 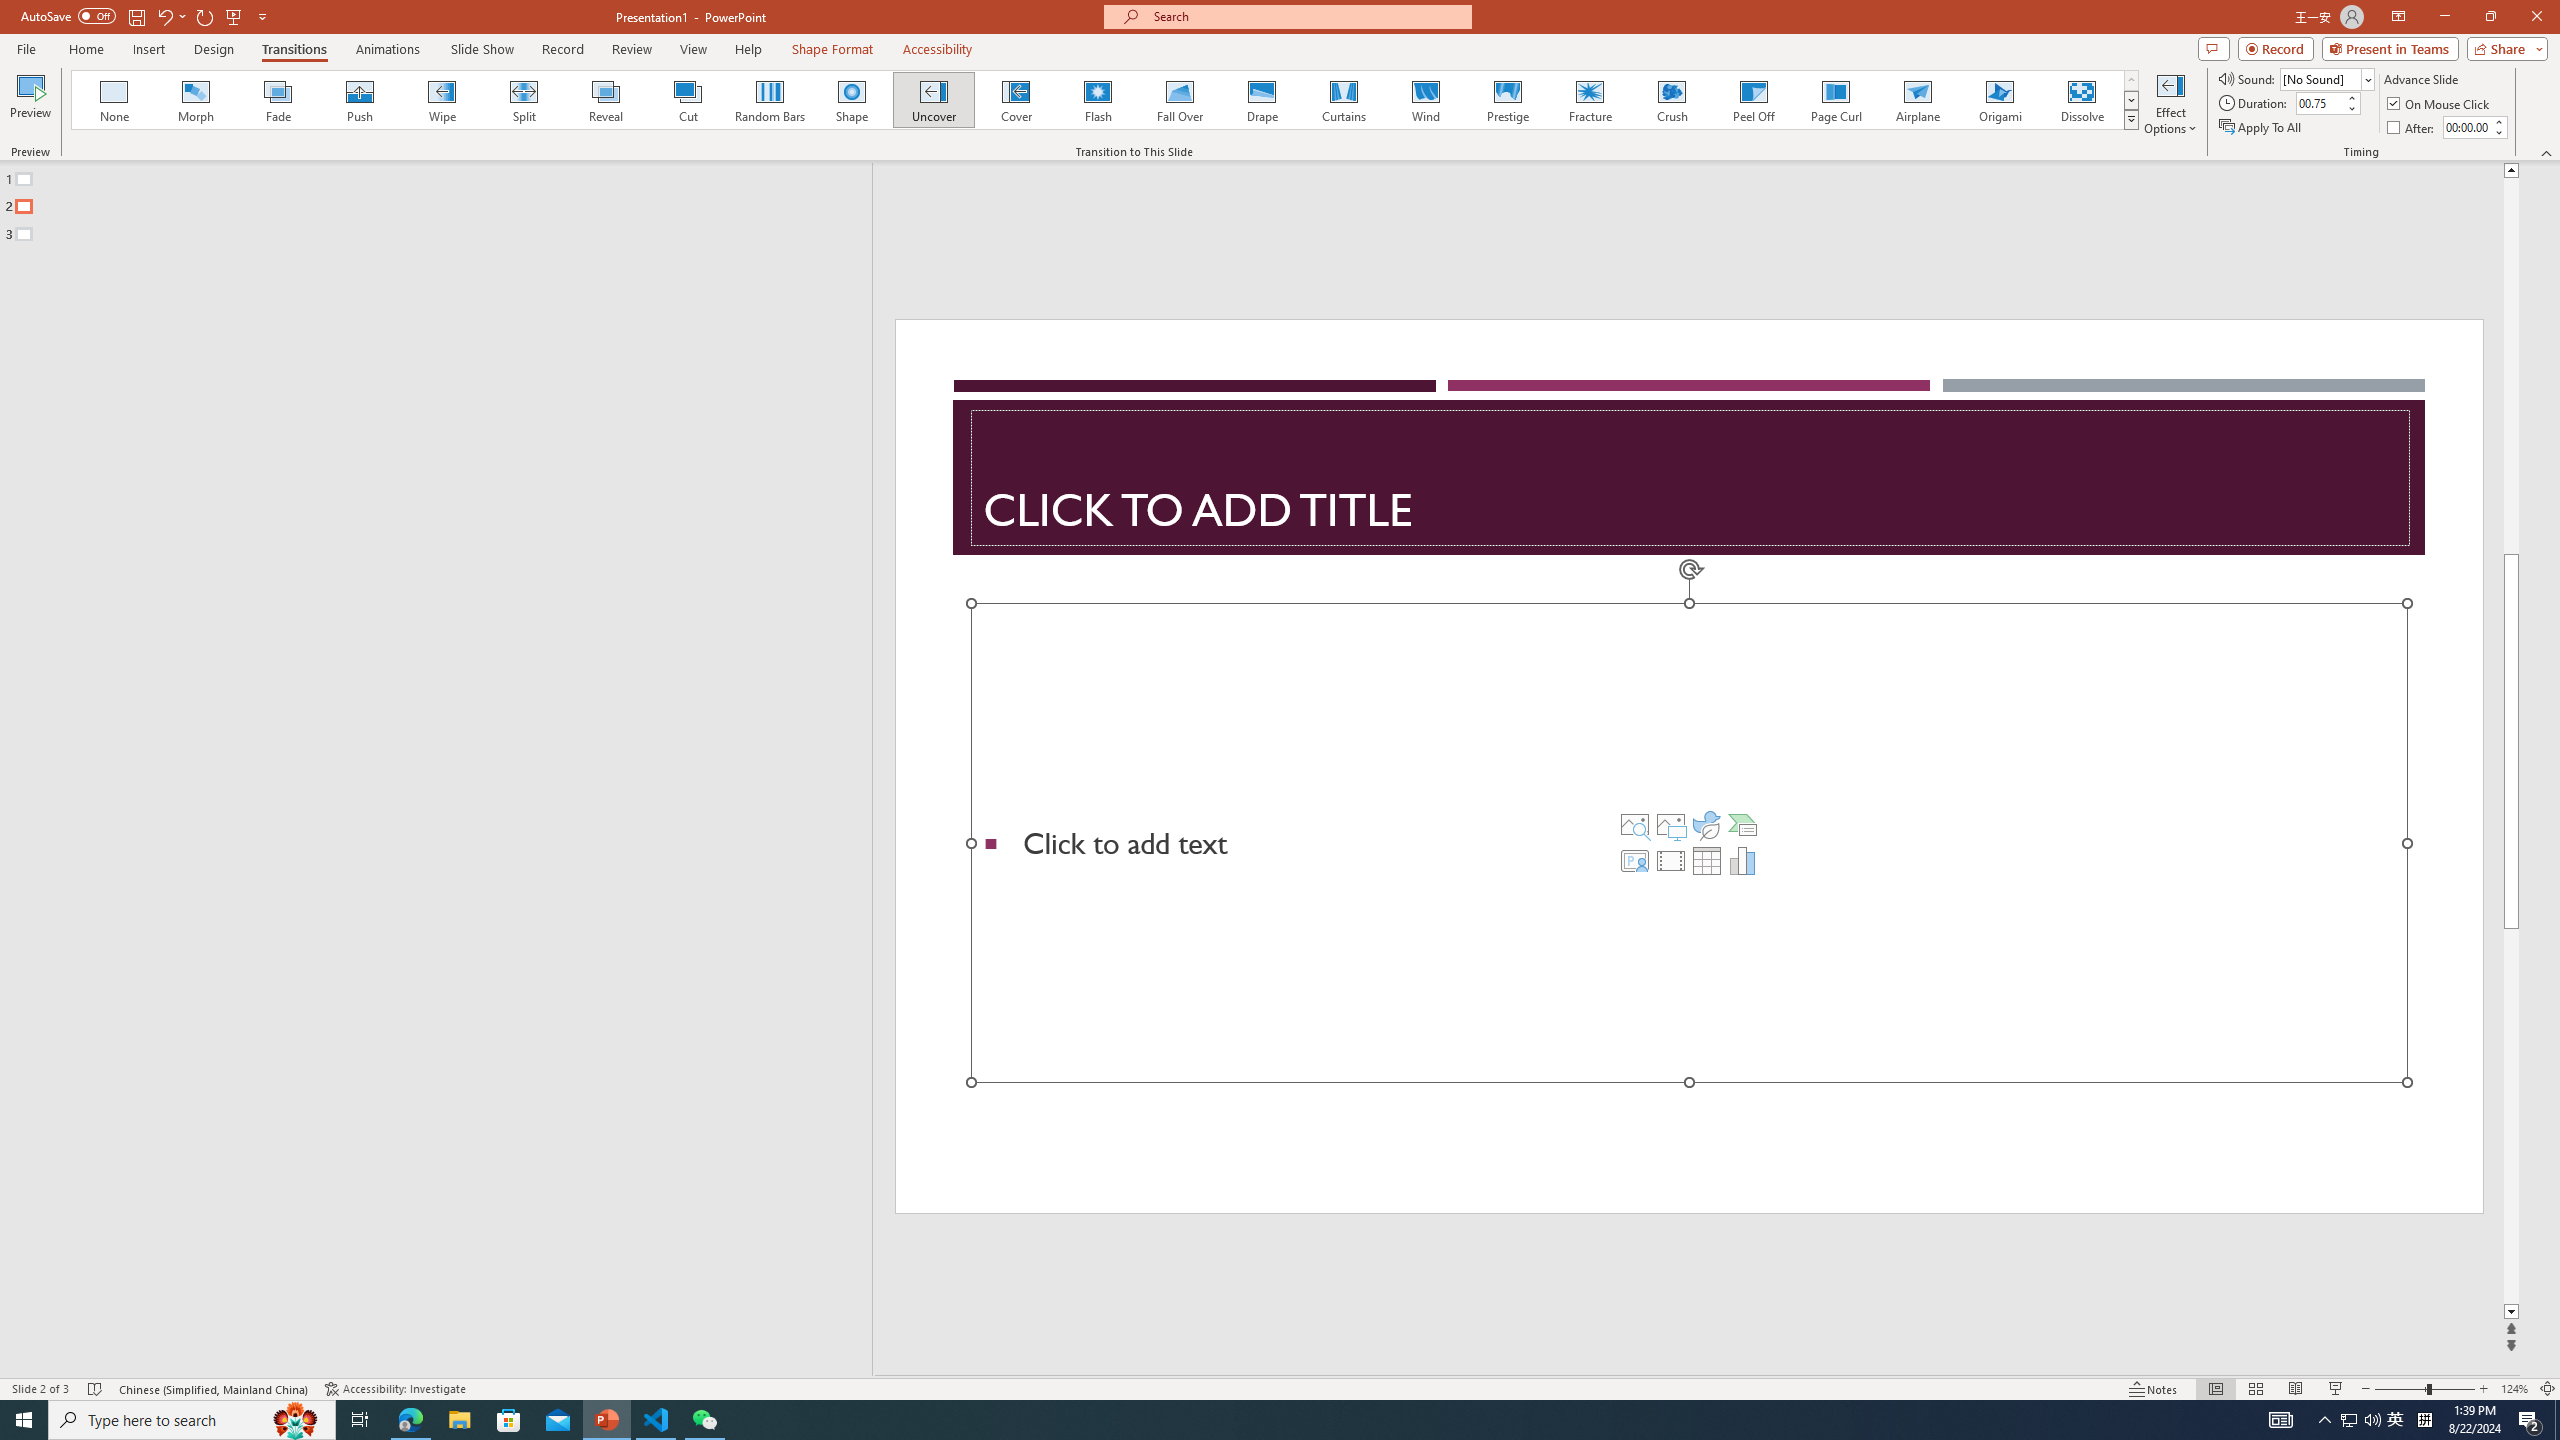 What do you see at coordinates (359, 99) in the screenshot?
I see `'Push'` at bounding box center [359, 99].